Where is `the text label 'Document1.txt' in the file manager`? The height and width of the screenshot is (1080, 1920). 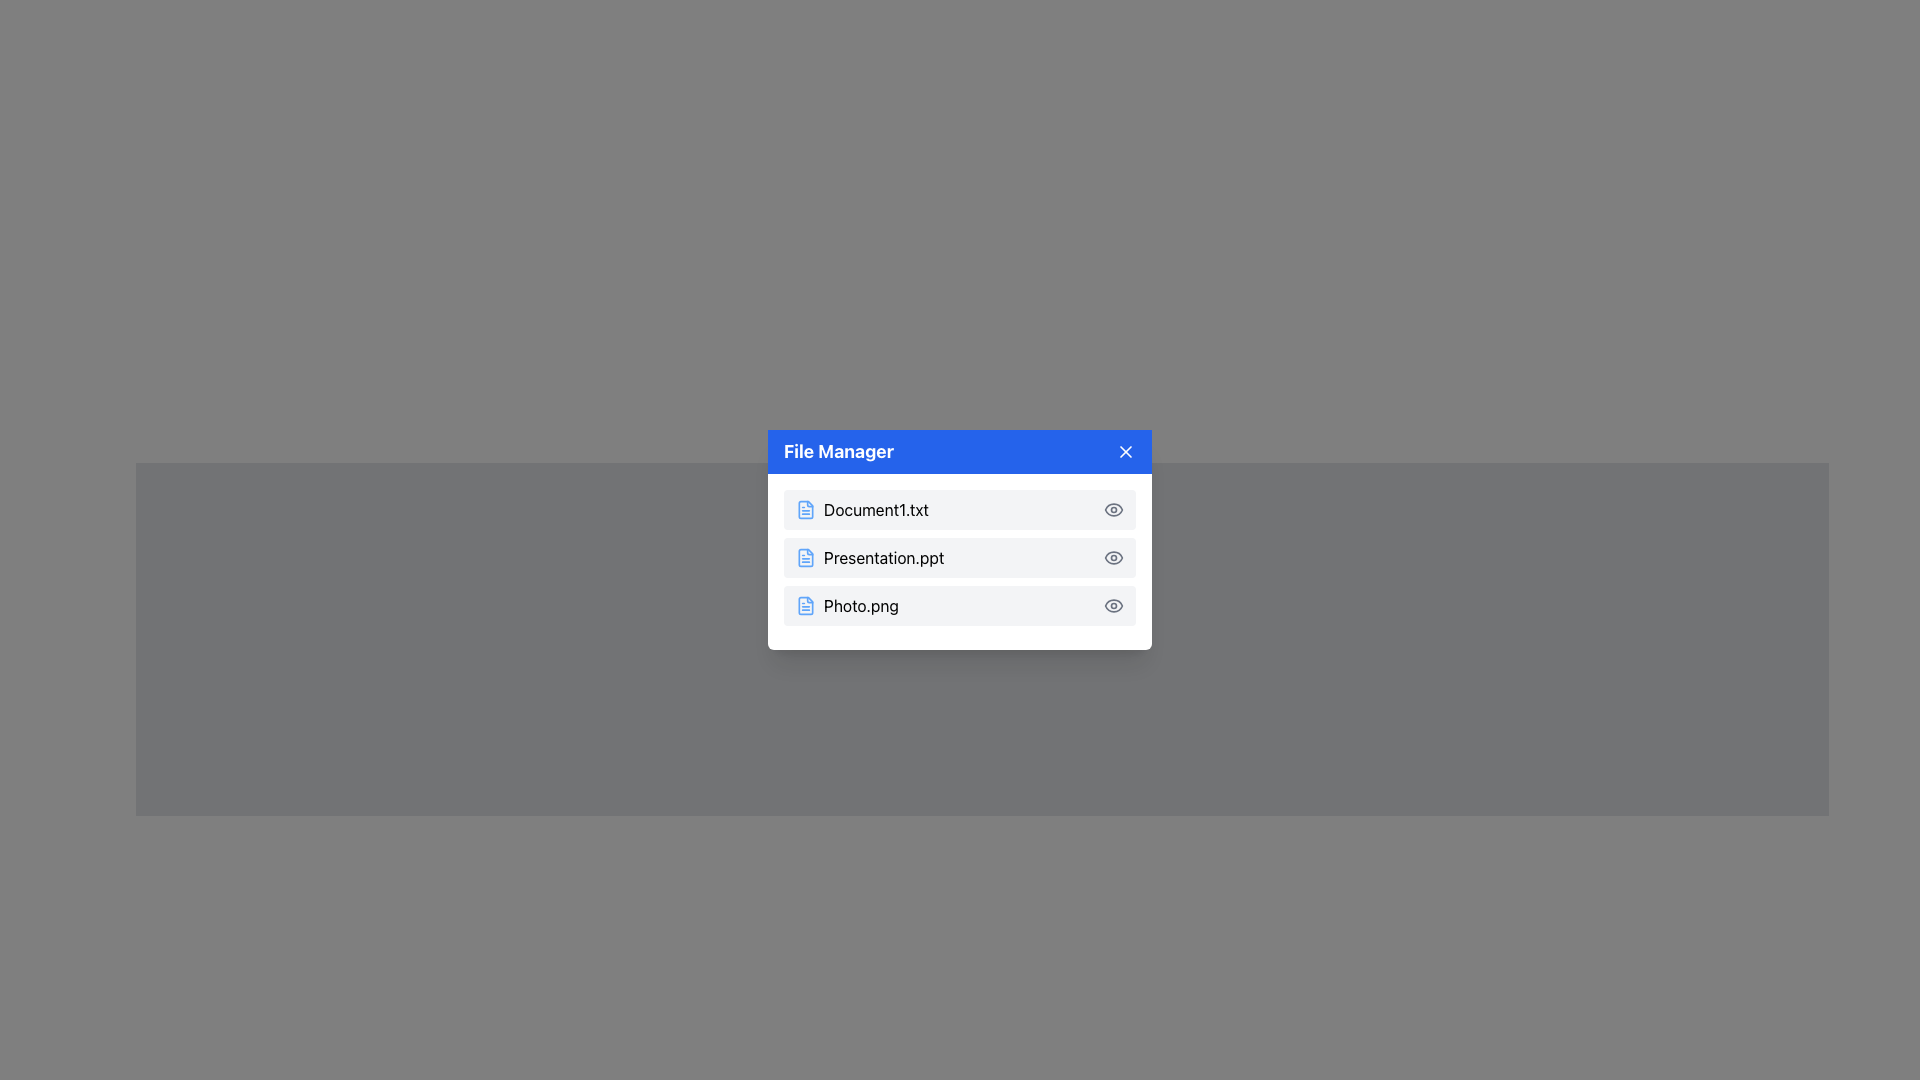 the text label 'Document1.txt' in the file manager is located at coordinates (876, 508).